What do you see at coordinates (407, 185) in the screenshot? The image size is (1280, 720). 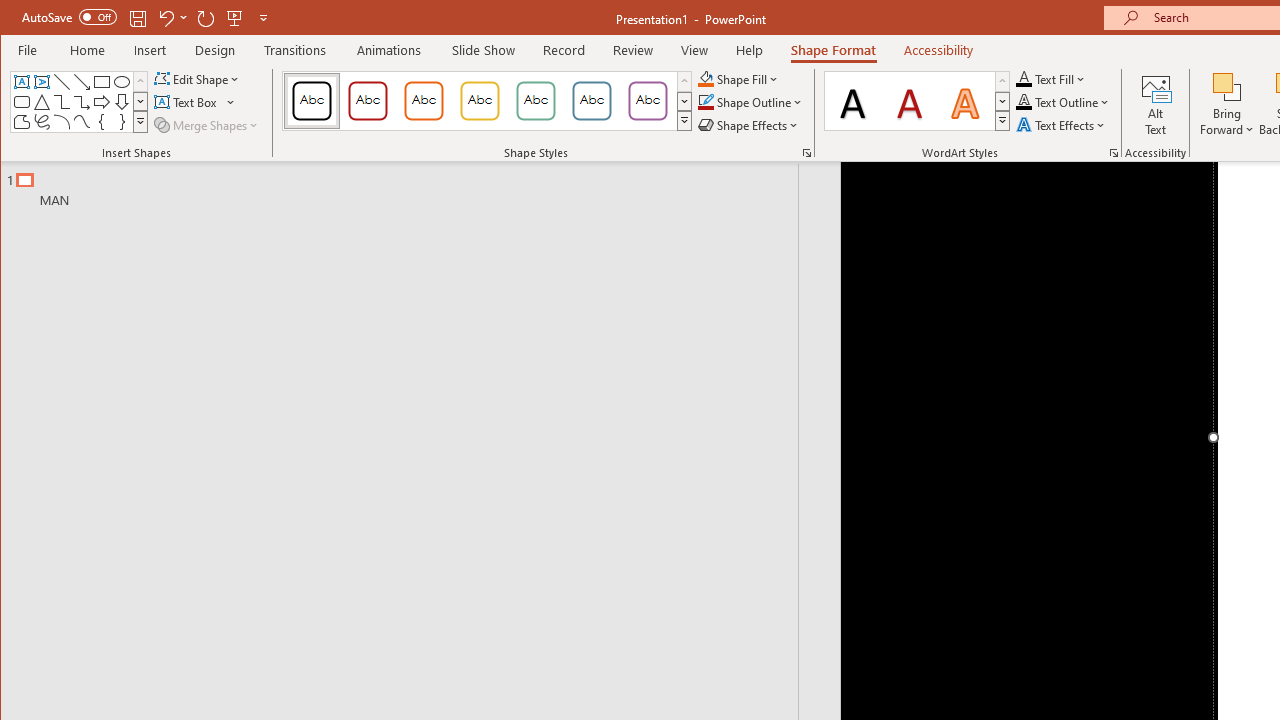 I see `'Outline'` at bounding box center [407, 185].